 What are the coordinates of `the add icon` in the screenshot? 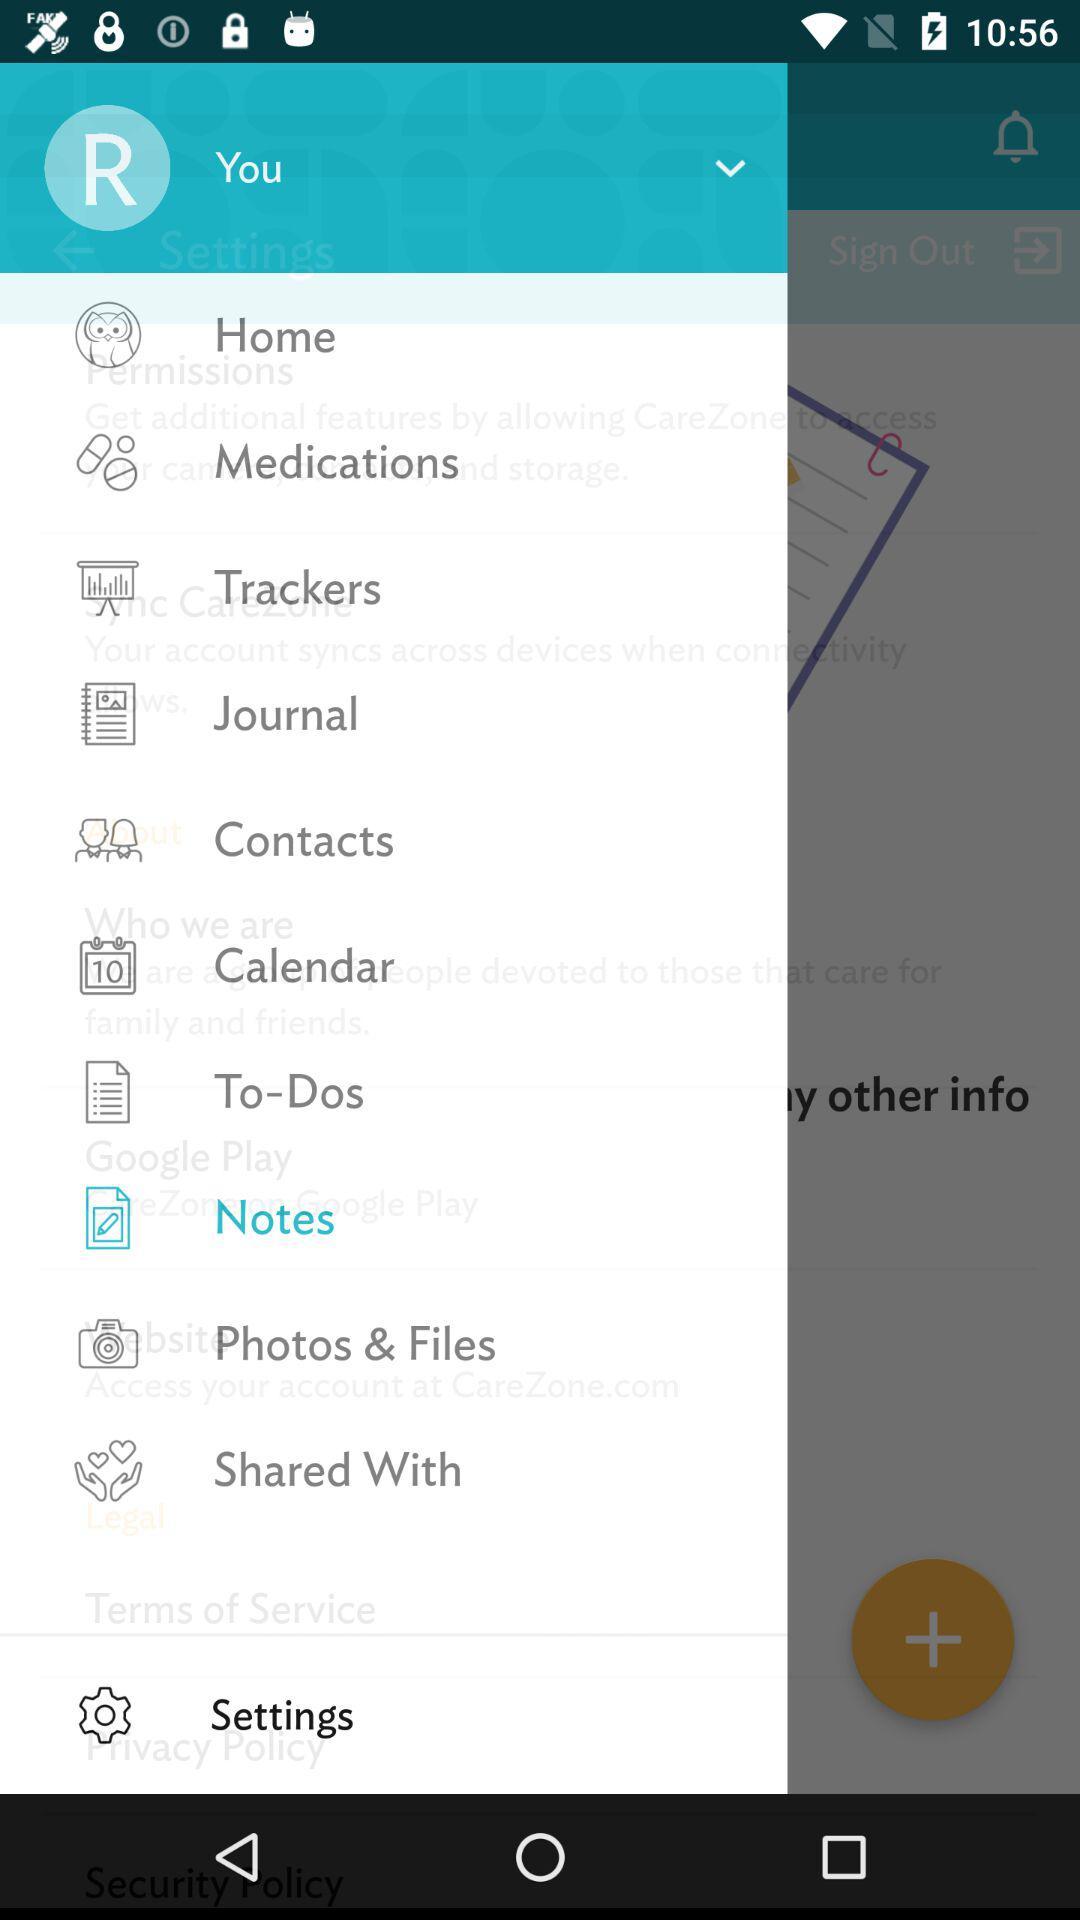 It's located at (933, 1646).